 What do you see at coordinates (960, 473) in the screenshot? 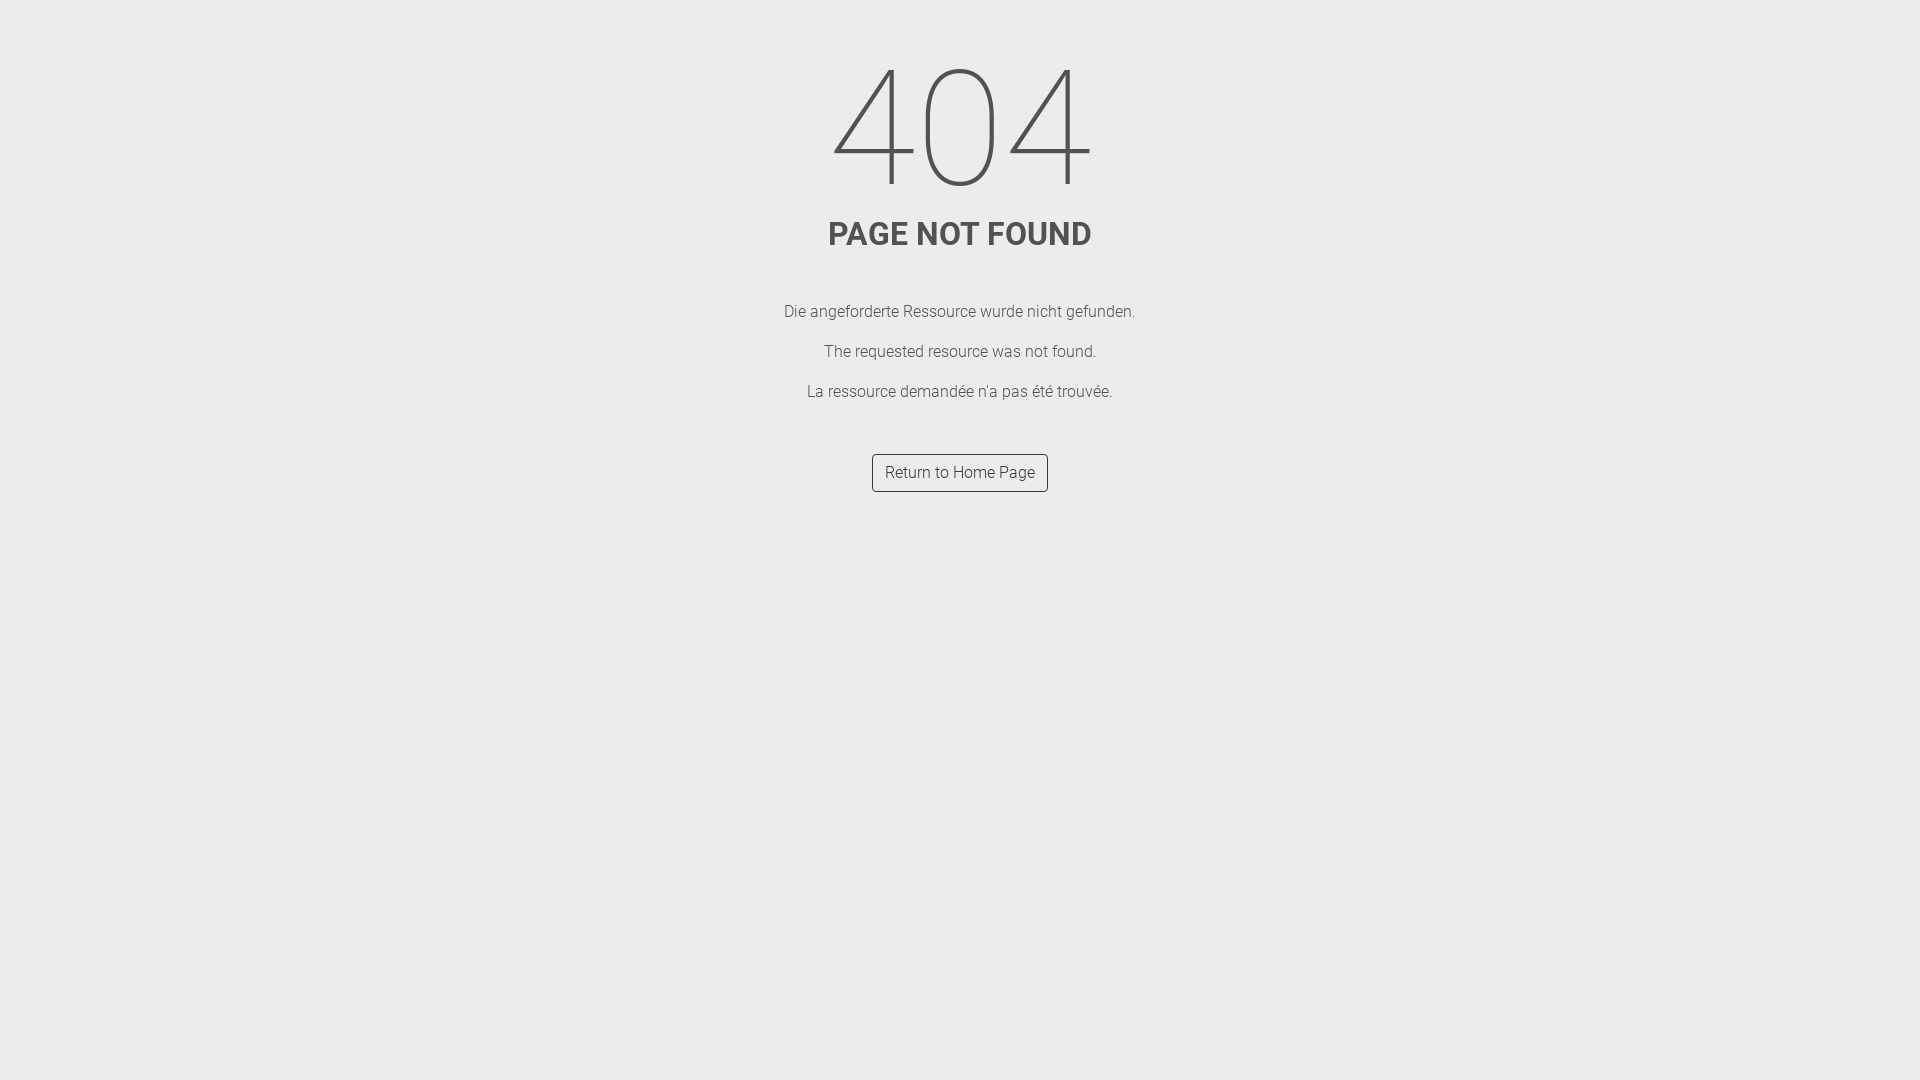
I see `'Return to Home Page'` at bounding box center [960, 473].